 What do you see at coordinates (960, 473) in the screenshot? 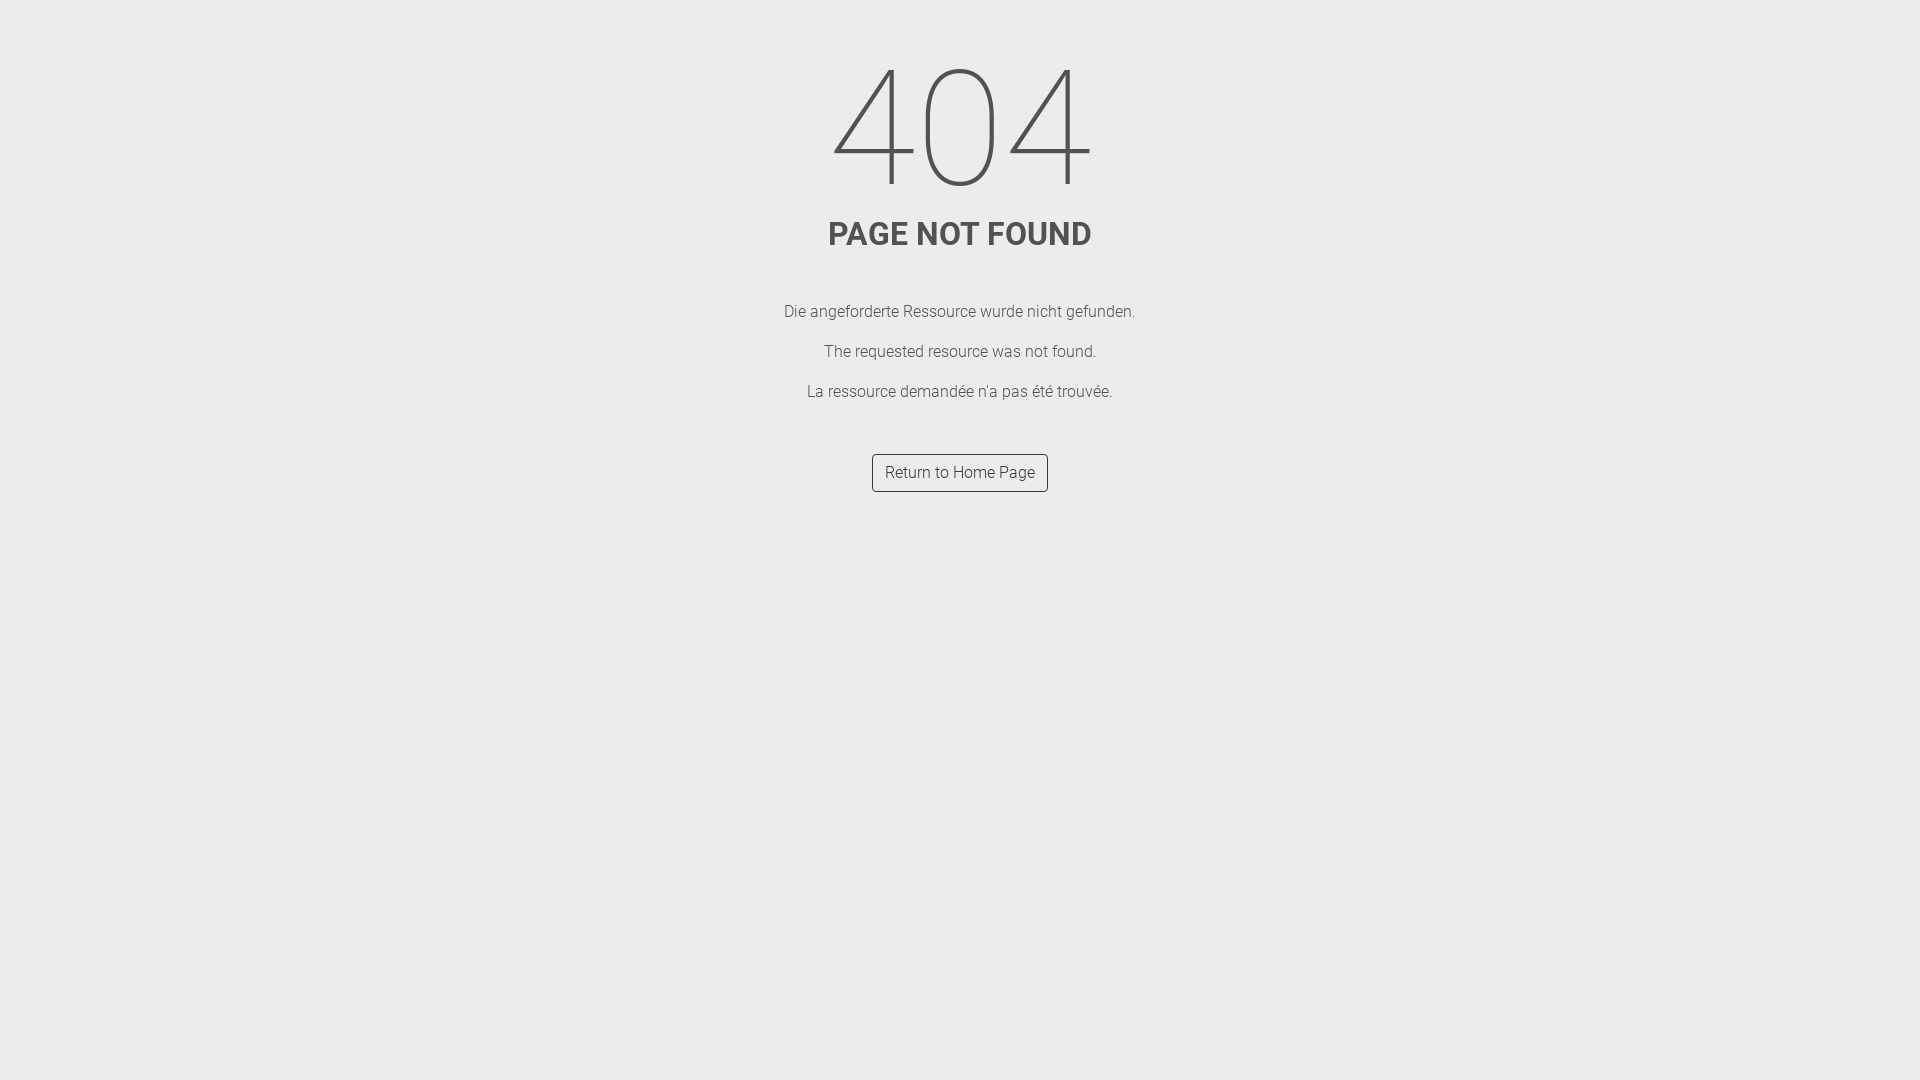
I see `'Return to Home Page'` at bounding box center [960, 473].